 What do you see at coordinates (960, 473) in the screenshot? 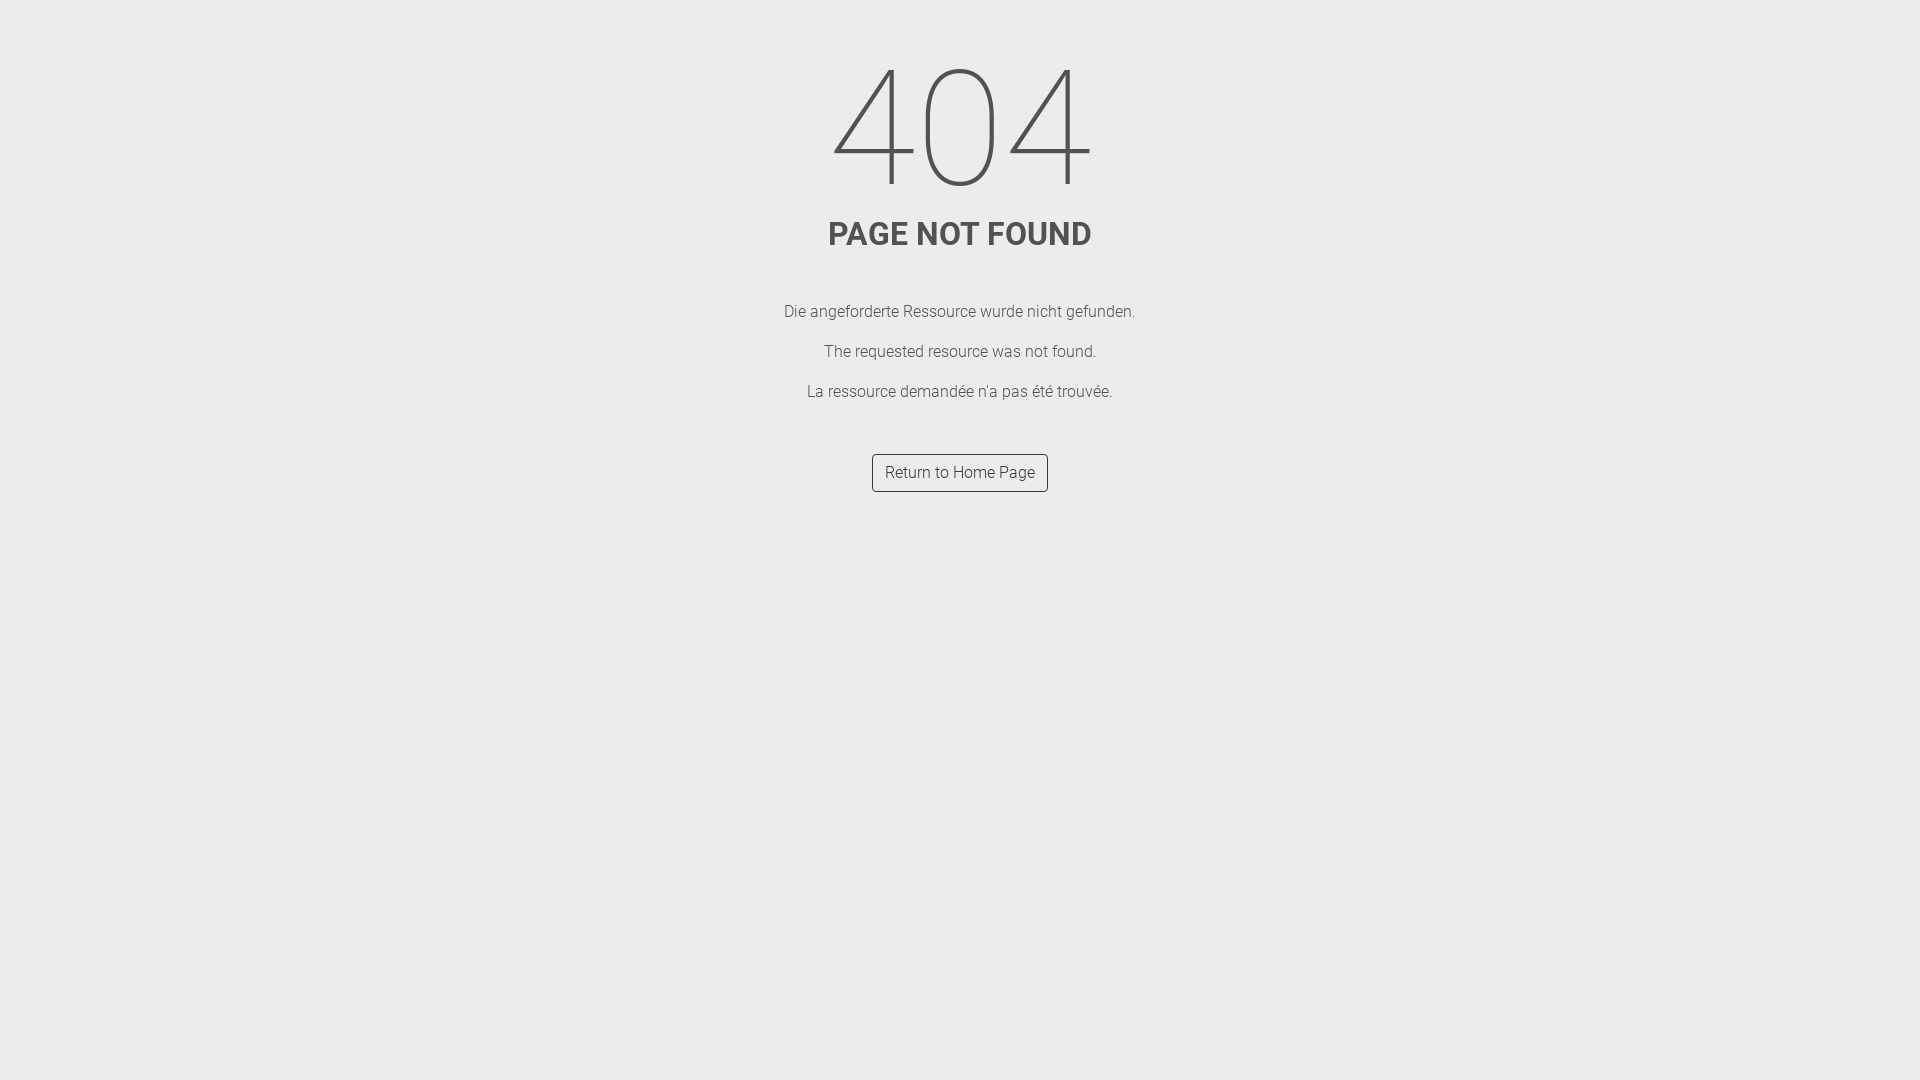
I see `'Return to Home Page'` at bounding box center [960, 473].